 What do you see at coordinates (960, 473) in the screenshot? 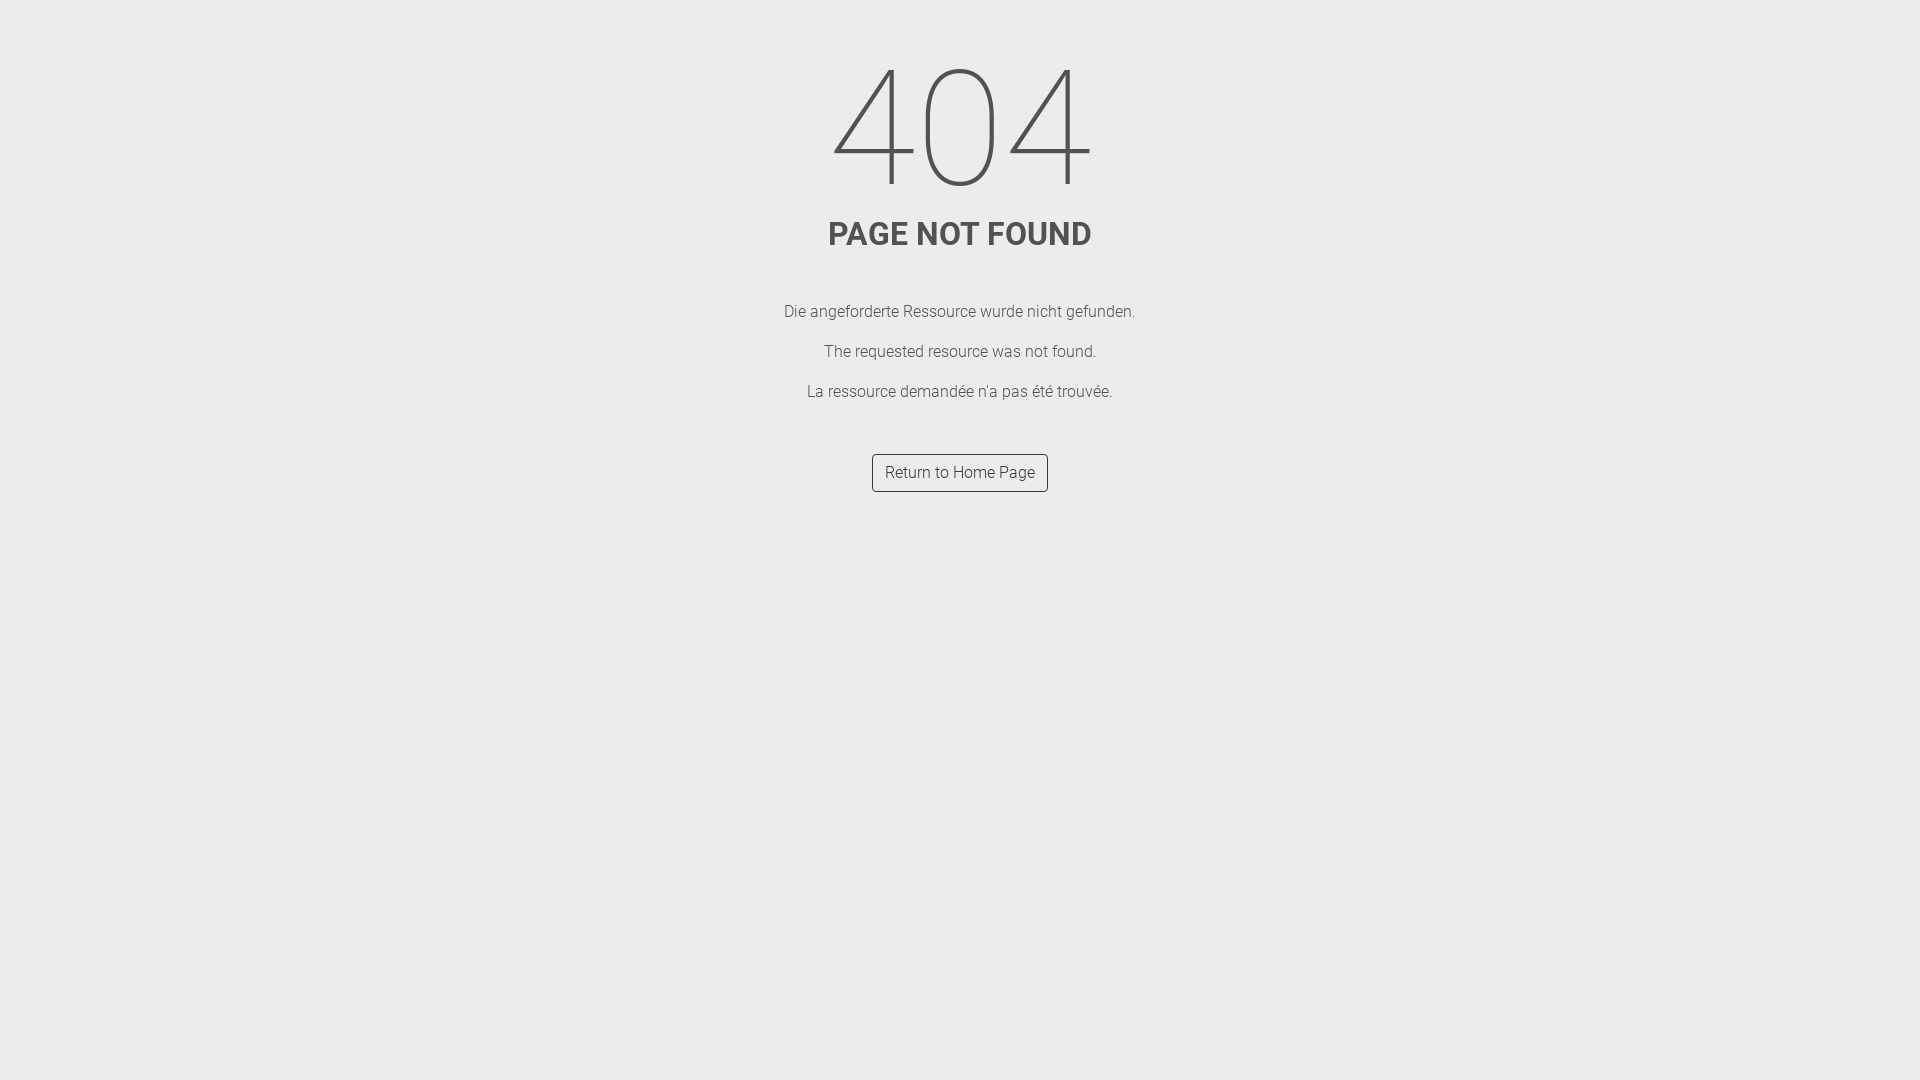
I see `'Return to Home Page'` at bounding box center [960, 473].